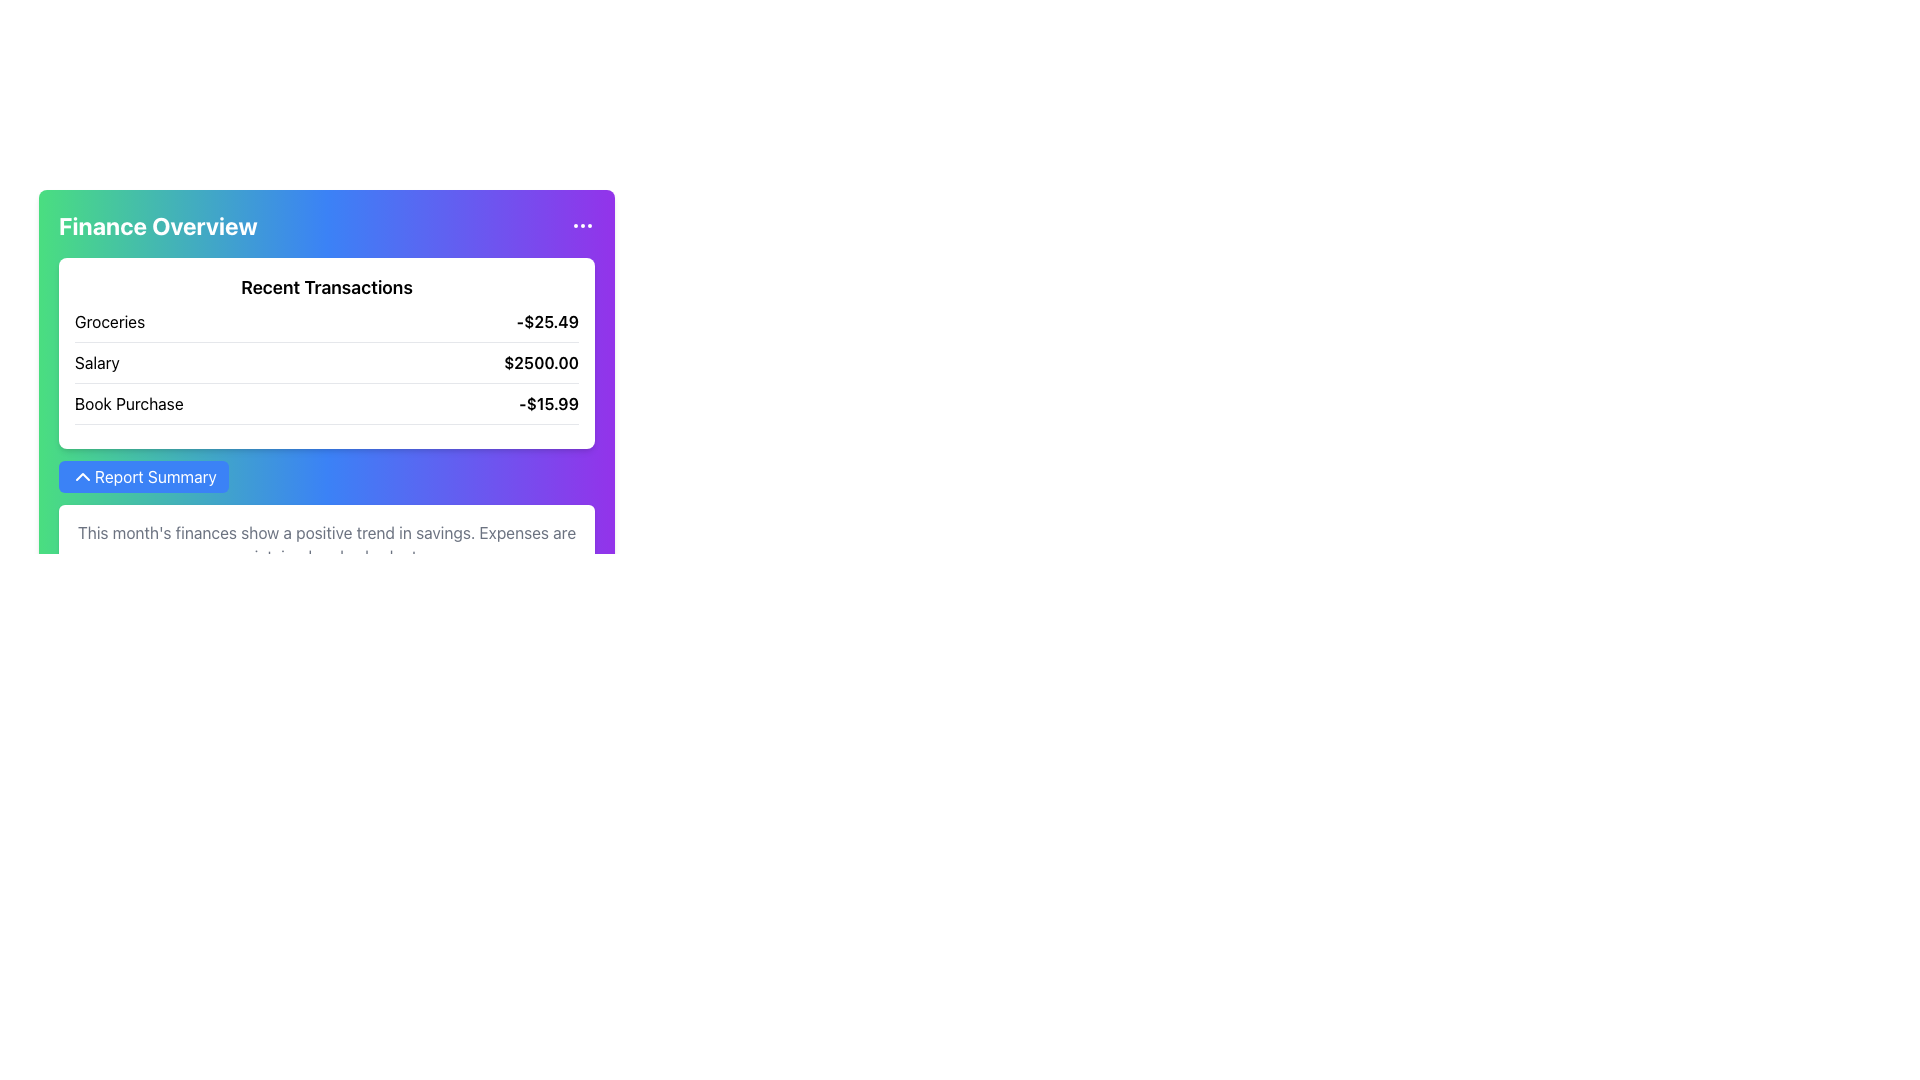 The image size is (1920, 1080). Describe the element at coordinates (143, 477) in the screenshot. I see `the button with a blue background and white text that reads 'Report Summary', which is located at the bottom of the 'Finance Overview' card` at that location.